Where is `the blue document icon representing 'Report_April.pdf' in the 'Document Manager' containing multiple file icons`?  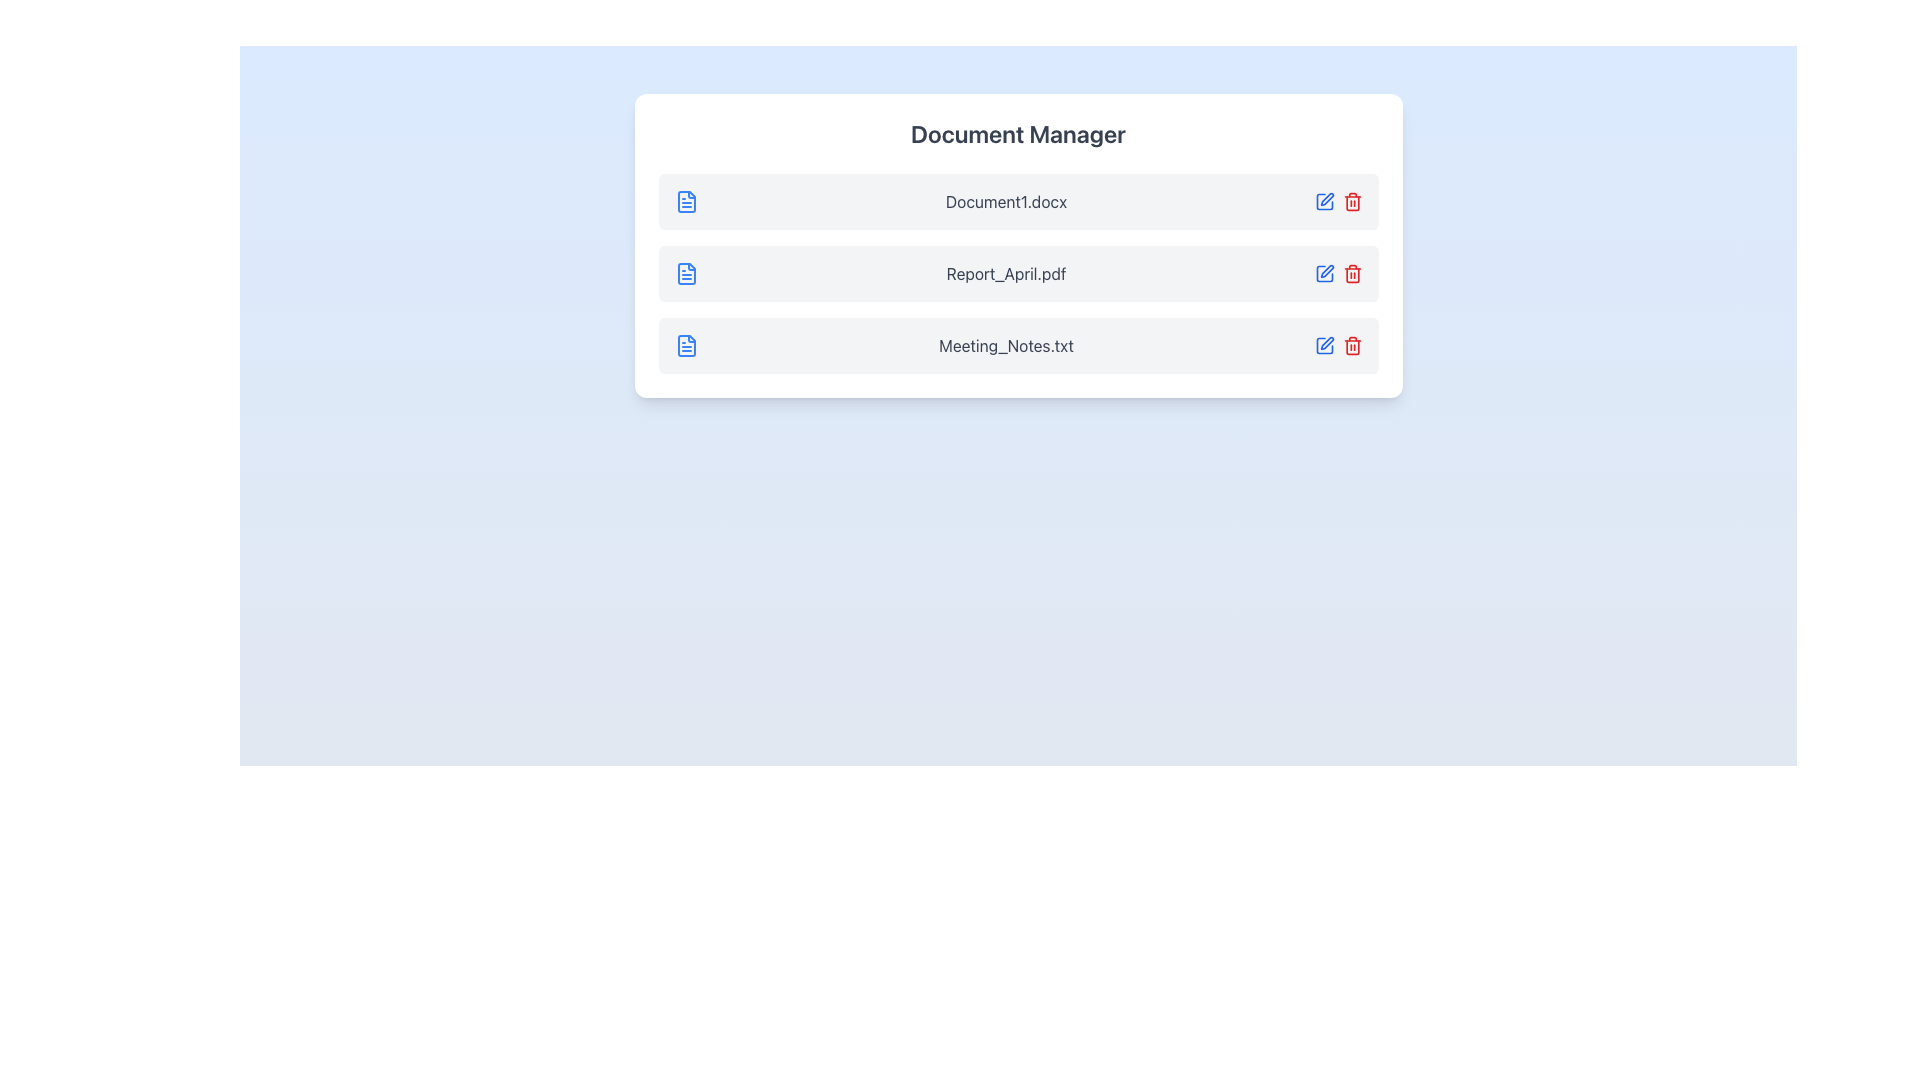 the blue document icon representing 'Report_April.pdf' in the 'Document Manager' containing multiple file icons is located at coordinates (686, 273).